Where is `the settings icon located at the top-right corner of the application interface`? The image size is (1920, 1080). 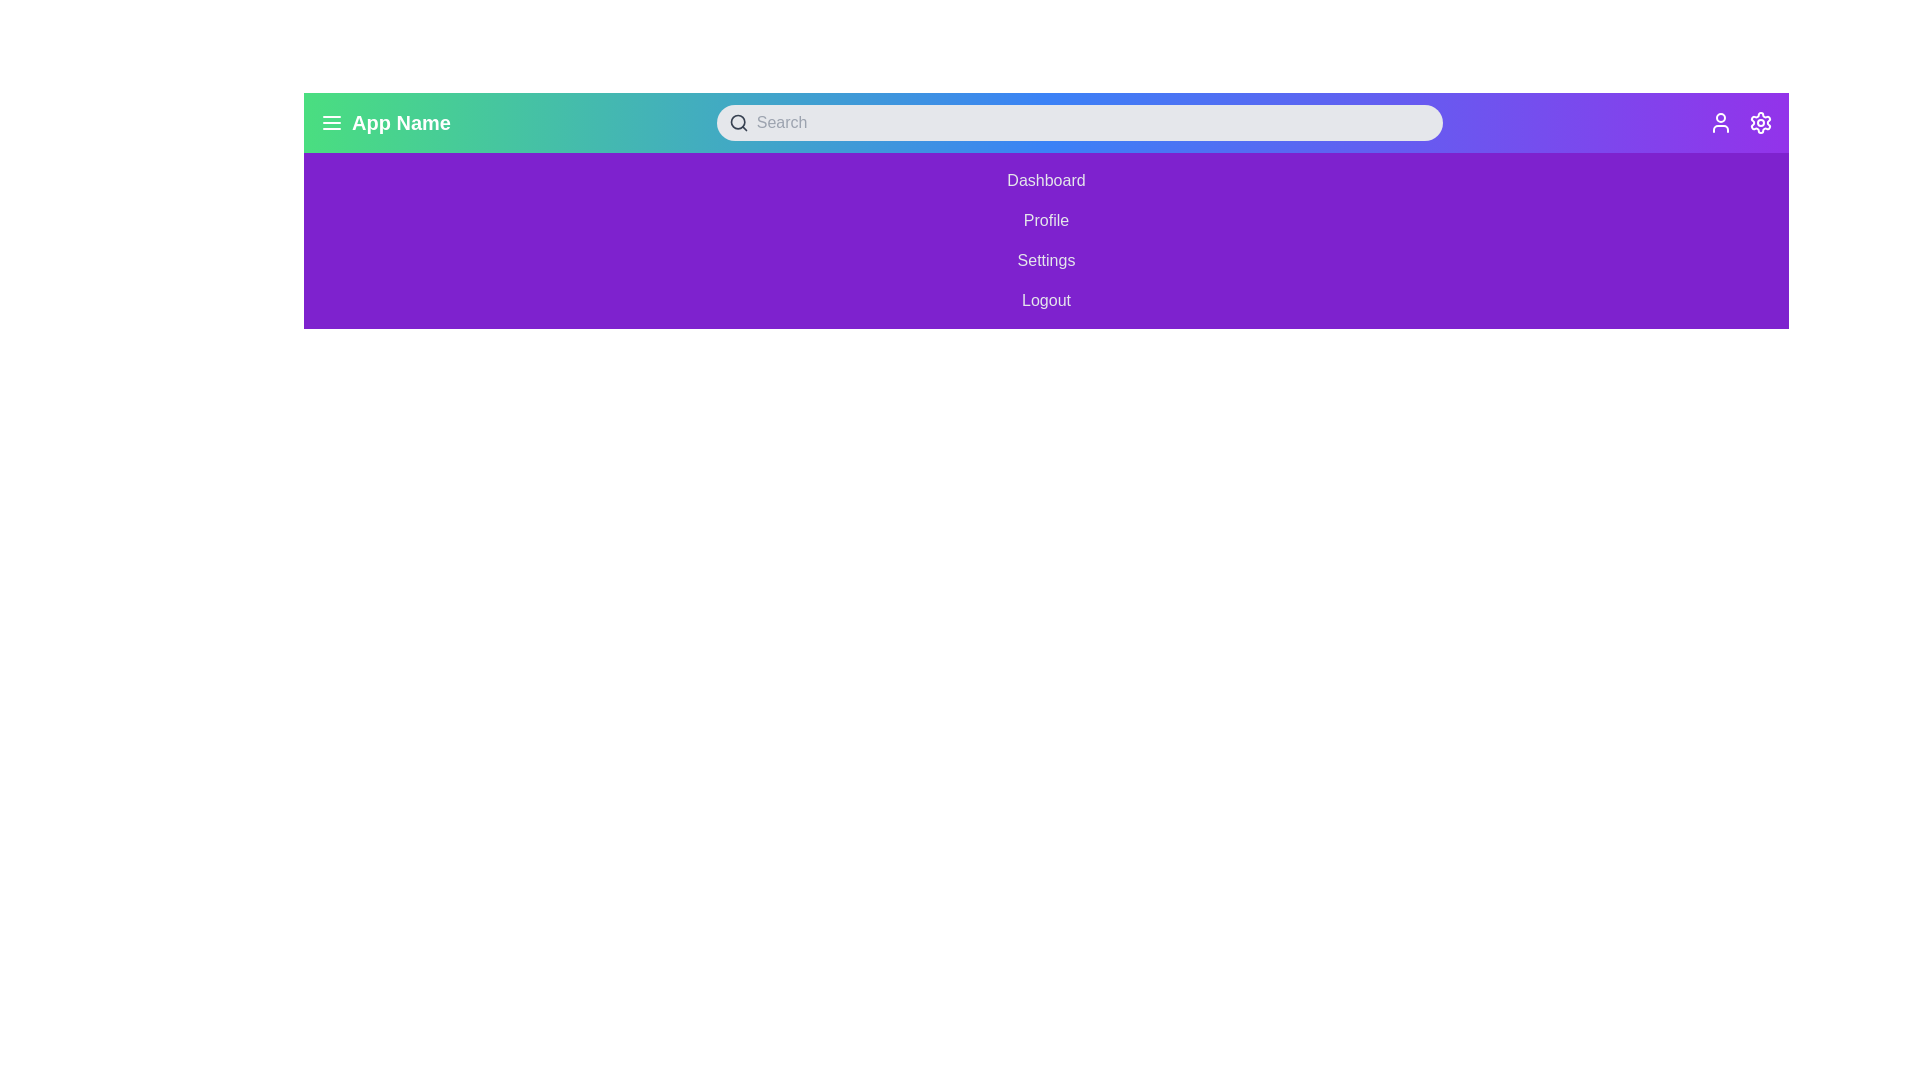
the settings icon located at the top-right corner of the application interface is located at coordinates (1761, 123).